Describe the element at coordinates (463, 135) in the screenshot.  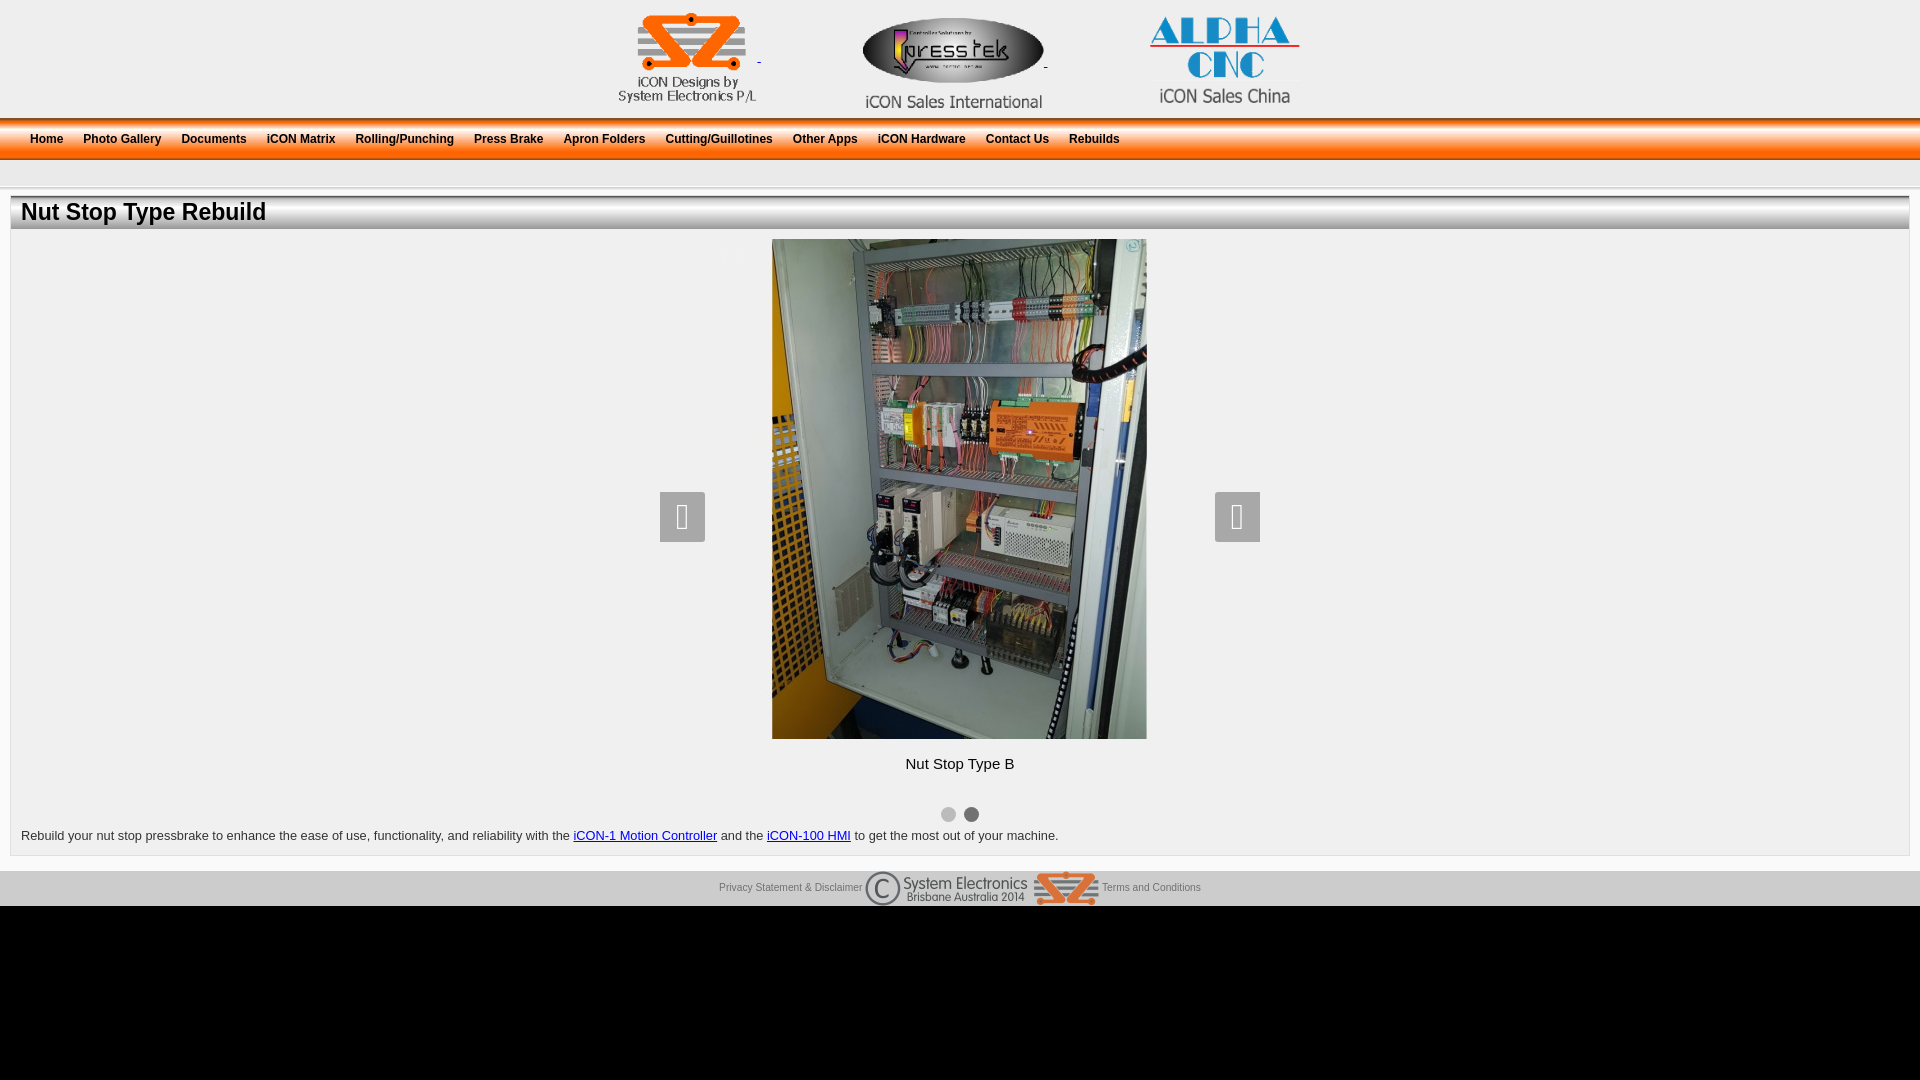
I see `'Press Brake'` at that location.